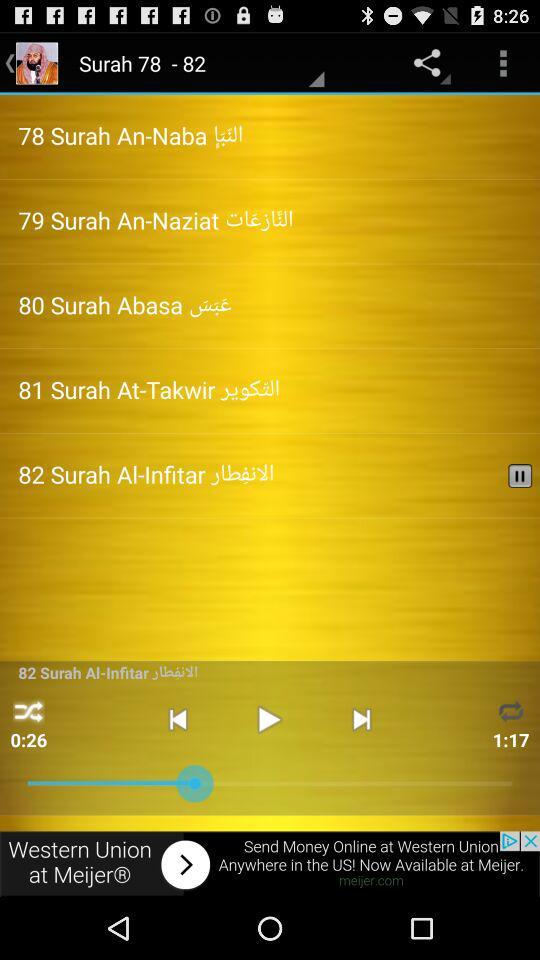  I want to click on the skip_next icon, so click(360, 768).